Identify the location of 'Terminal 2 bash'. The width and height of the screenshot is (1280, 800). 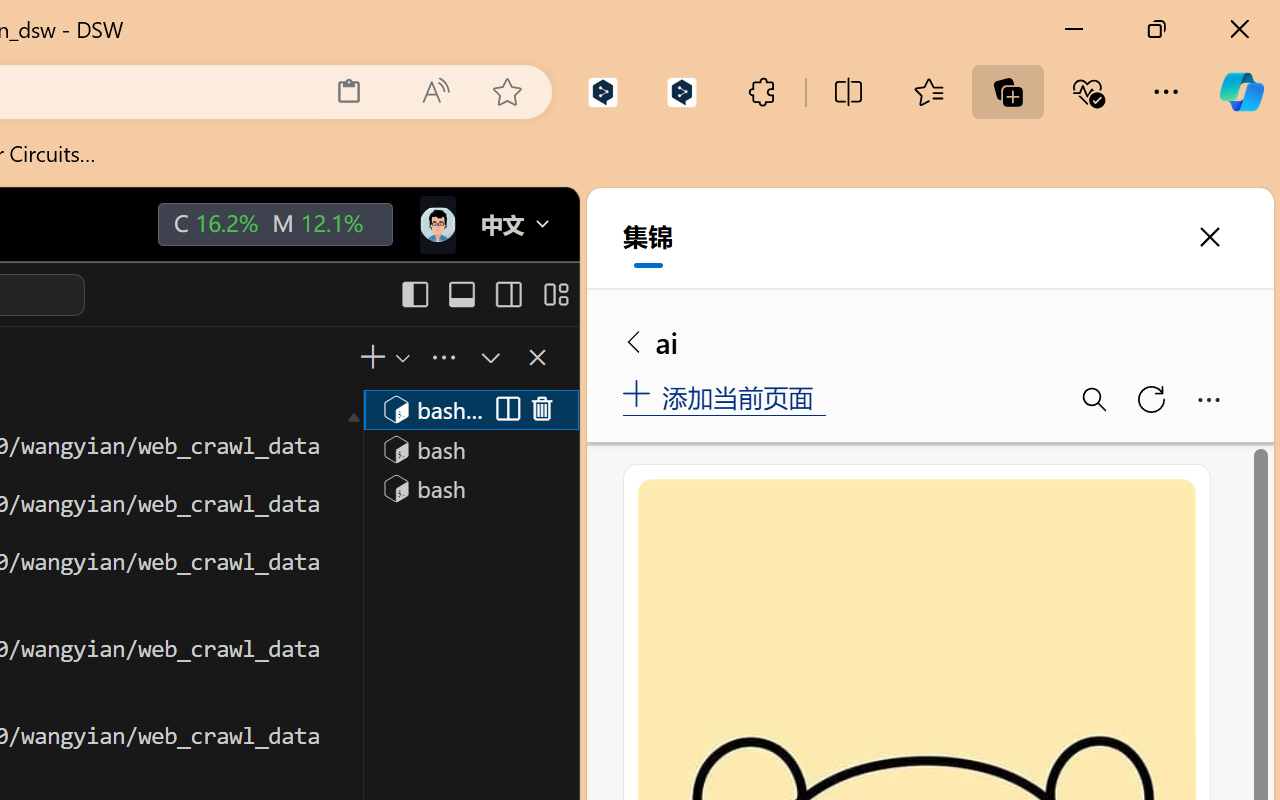
(469, 447).